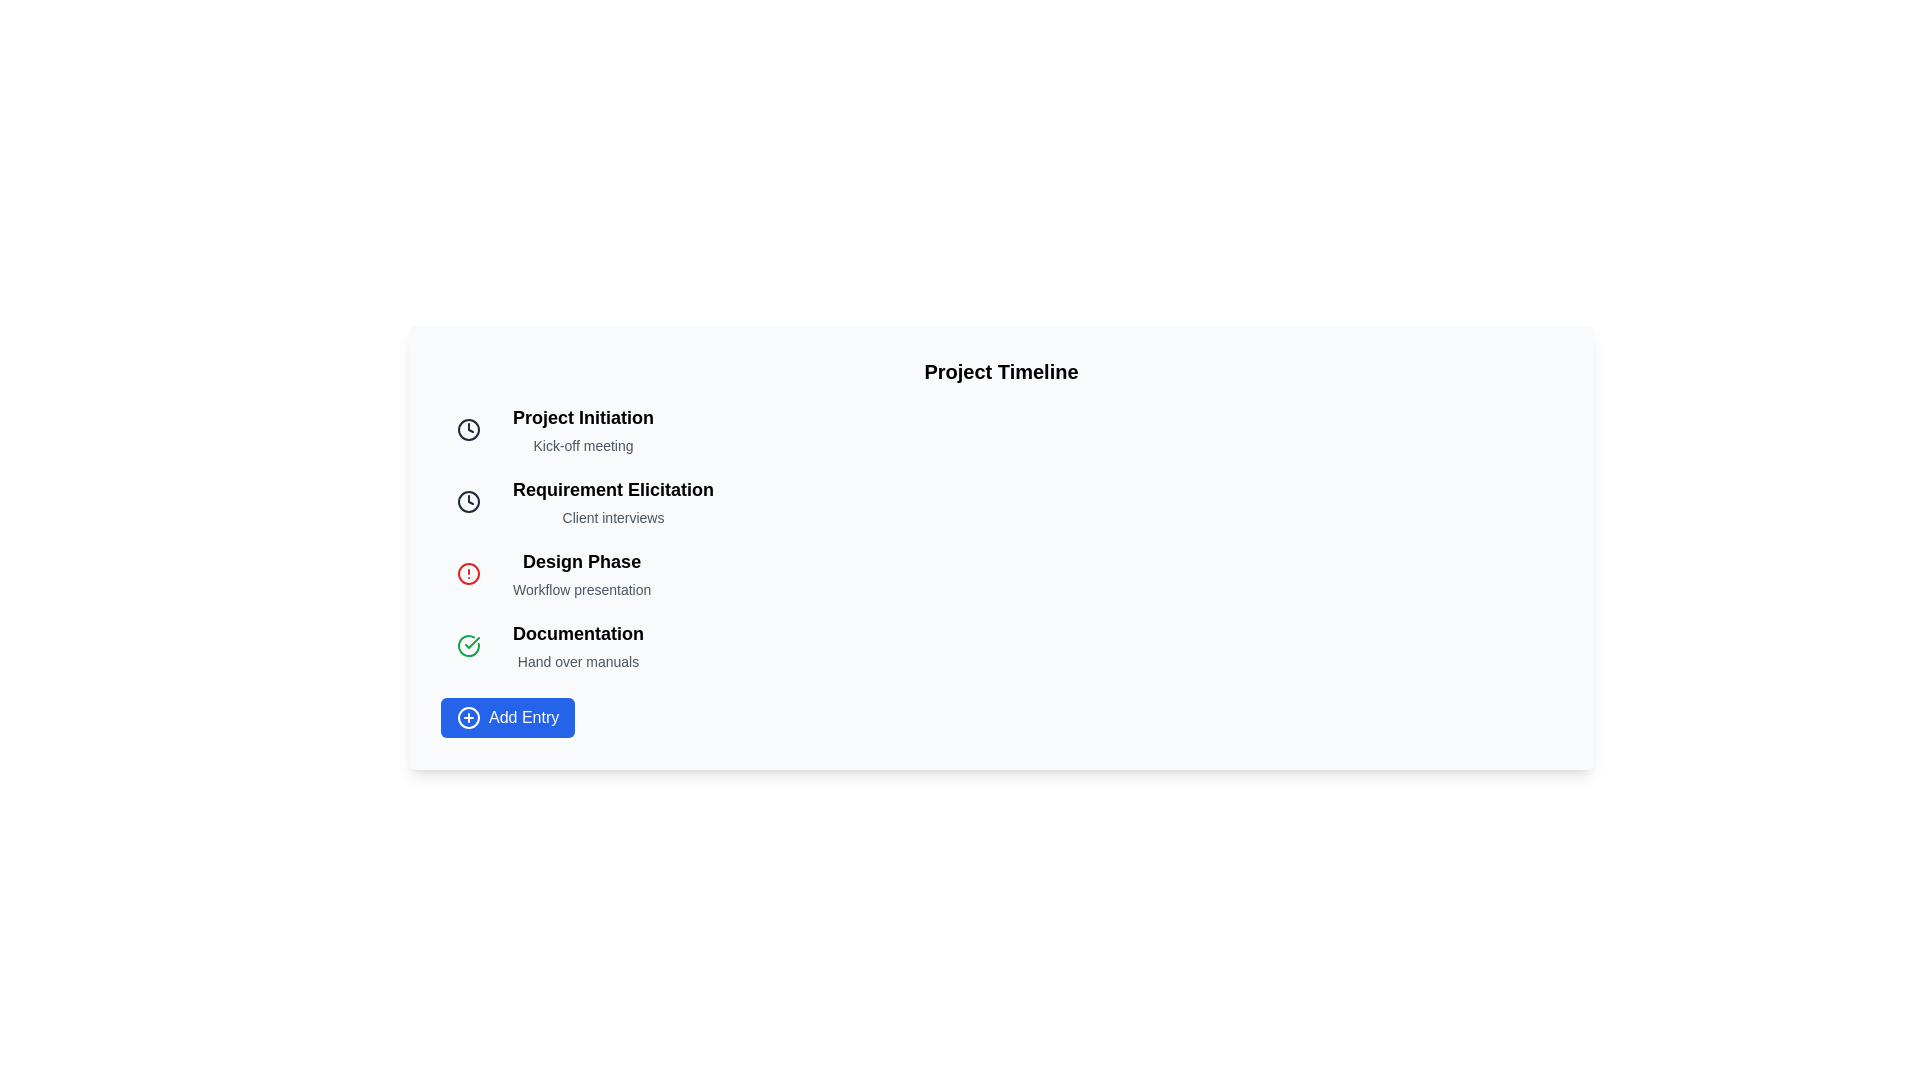 This screenshot has height=1080, width=1920. I want to click on the time-related icon for the 'Project Initiation' milestone, located at the top of the list of milestones, preceding its text label, so click(468, 428).